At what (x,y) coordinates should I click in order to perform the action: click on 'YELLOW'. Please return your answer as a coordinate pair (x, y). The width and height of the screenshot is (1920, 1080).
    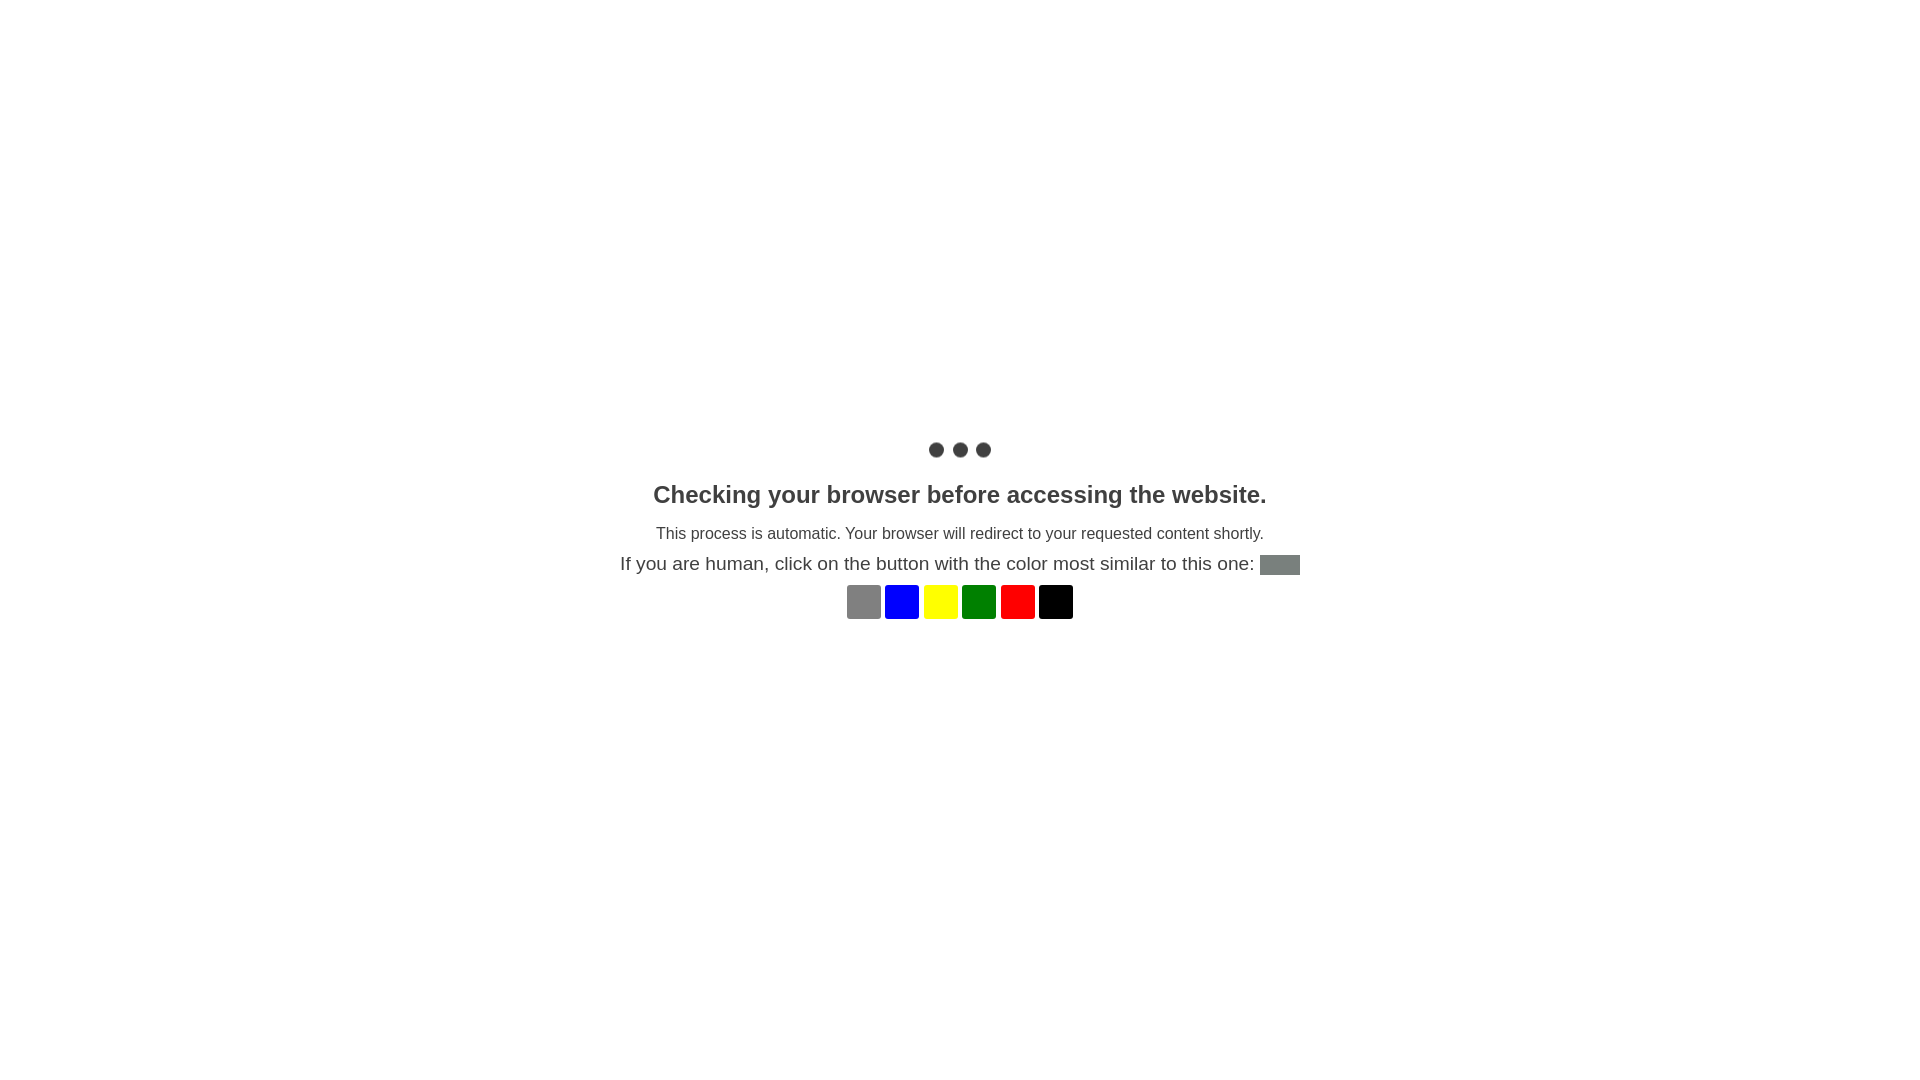
    Looking at the image, I should click on (939, 600).